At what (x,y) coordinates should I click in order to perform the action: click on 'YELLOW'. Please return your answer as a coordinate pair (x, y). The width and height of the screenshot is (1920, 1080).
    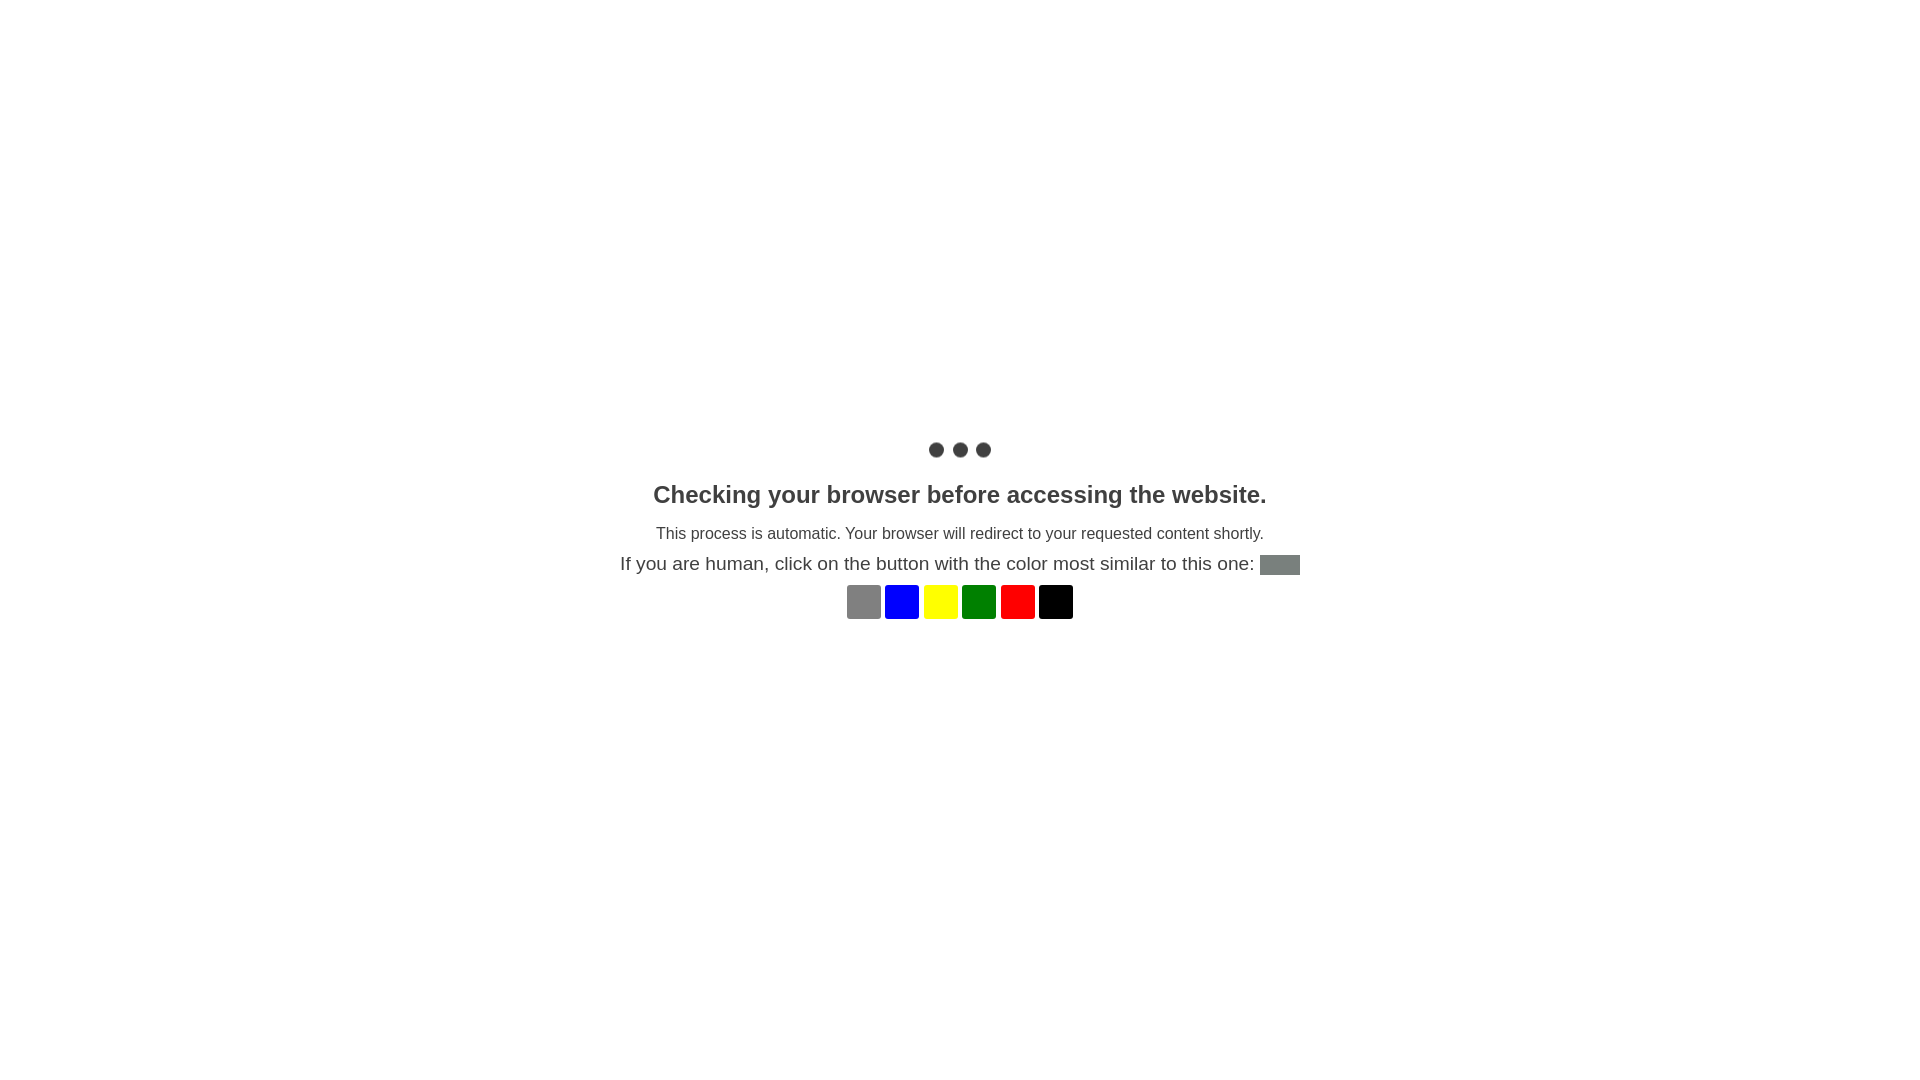
    Looking at the image, I should click on (939, 600).